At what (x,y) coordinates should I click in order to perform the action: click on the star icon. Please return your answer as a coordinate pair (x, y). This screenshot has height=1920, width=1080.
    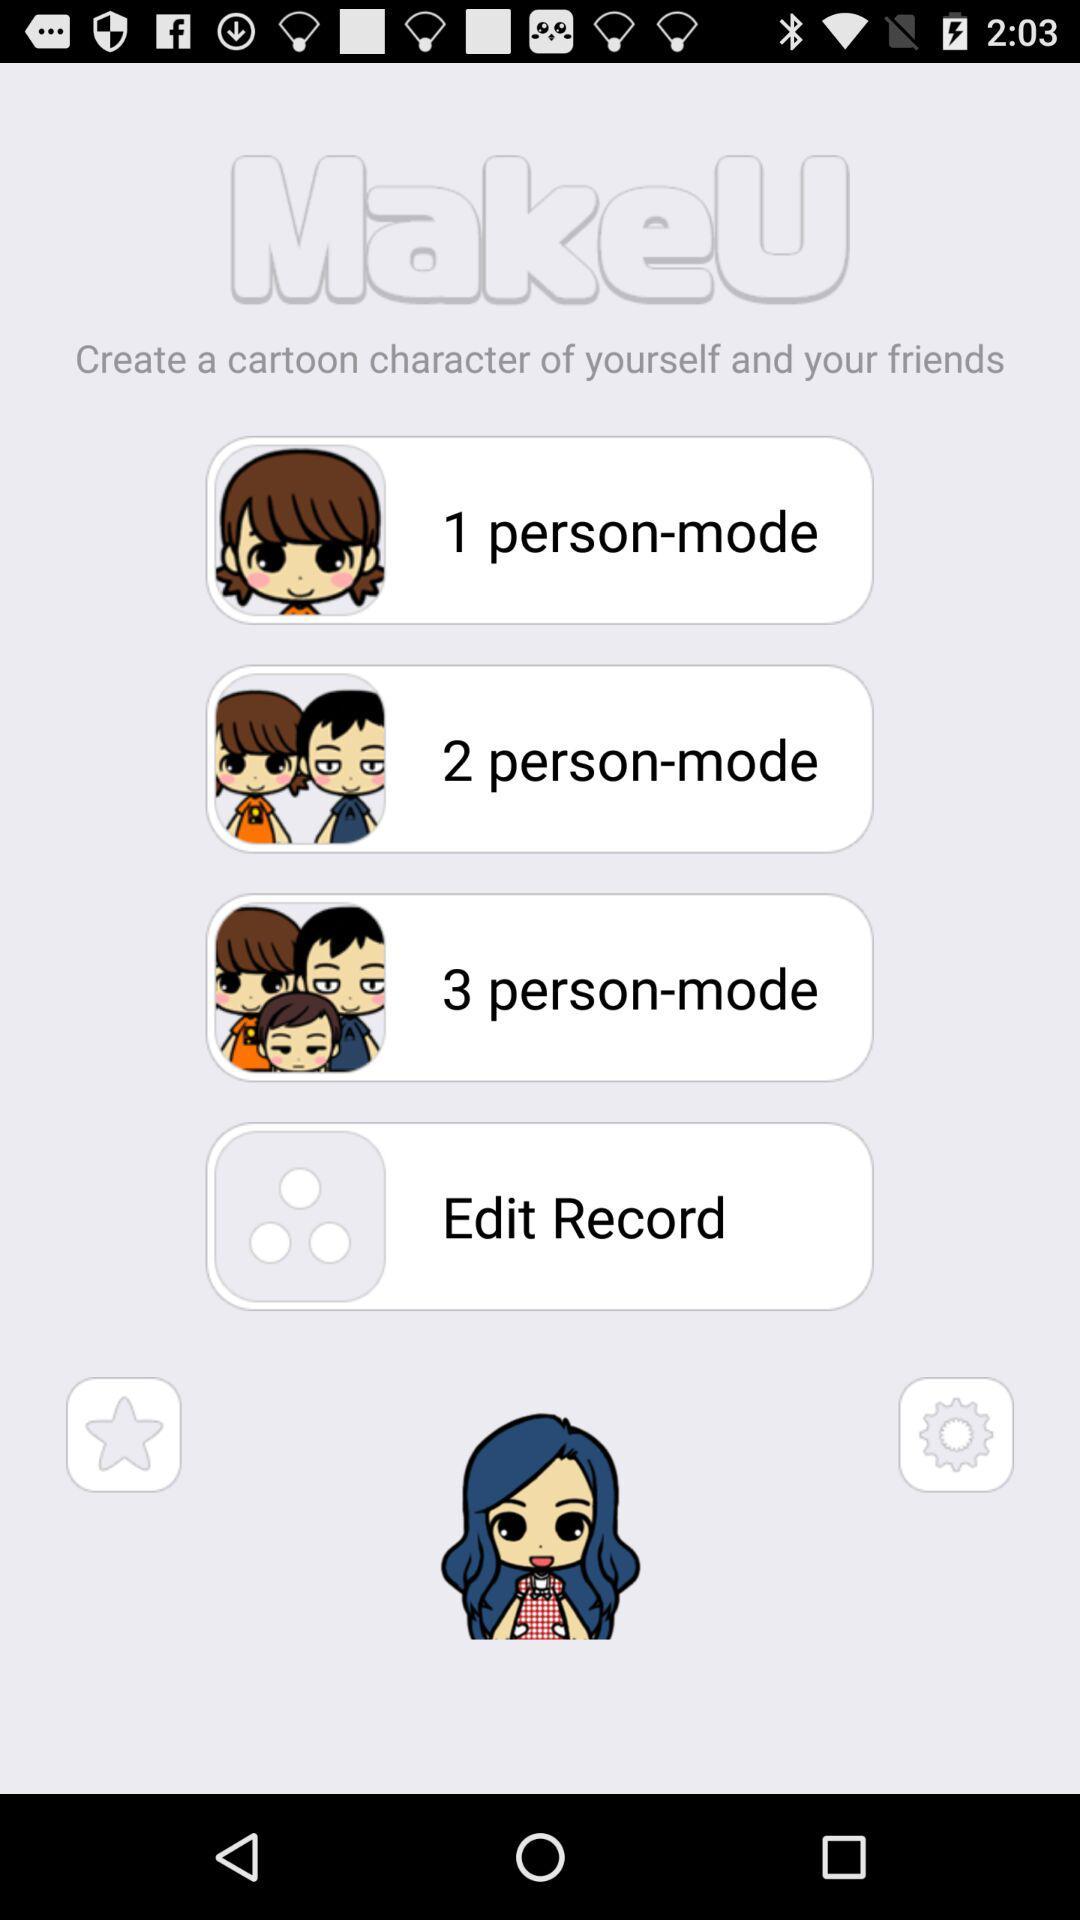
    Looking at the image, I should click on (123, 1534).